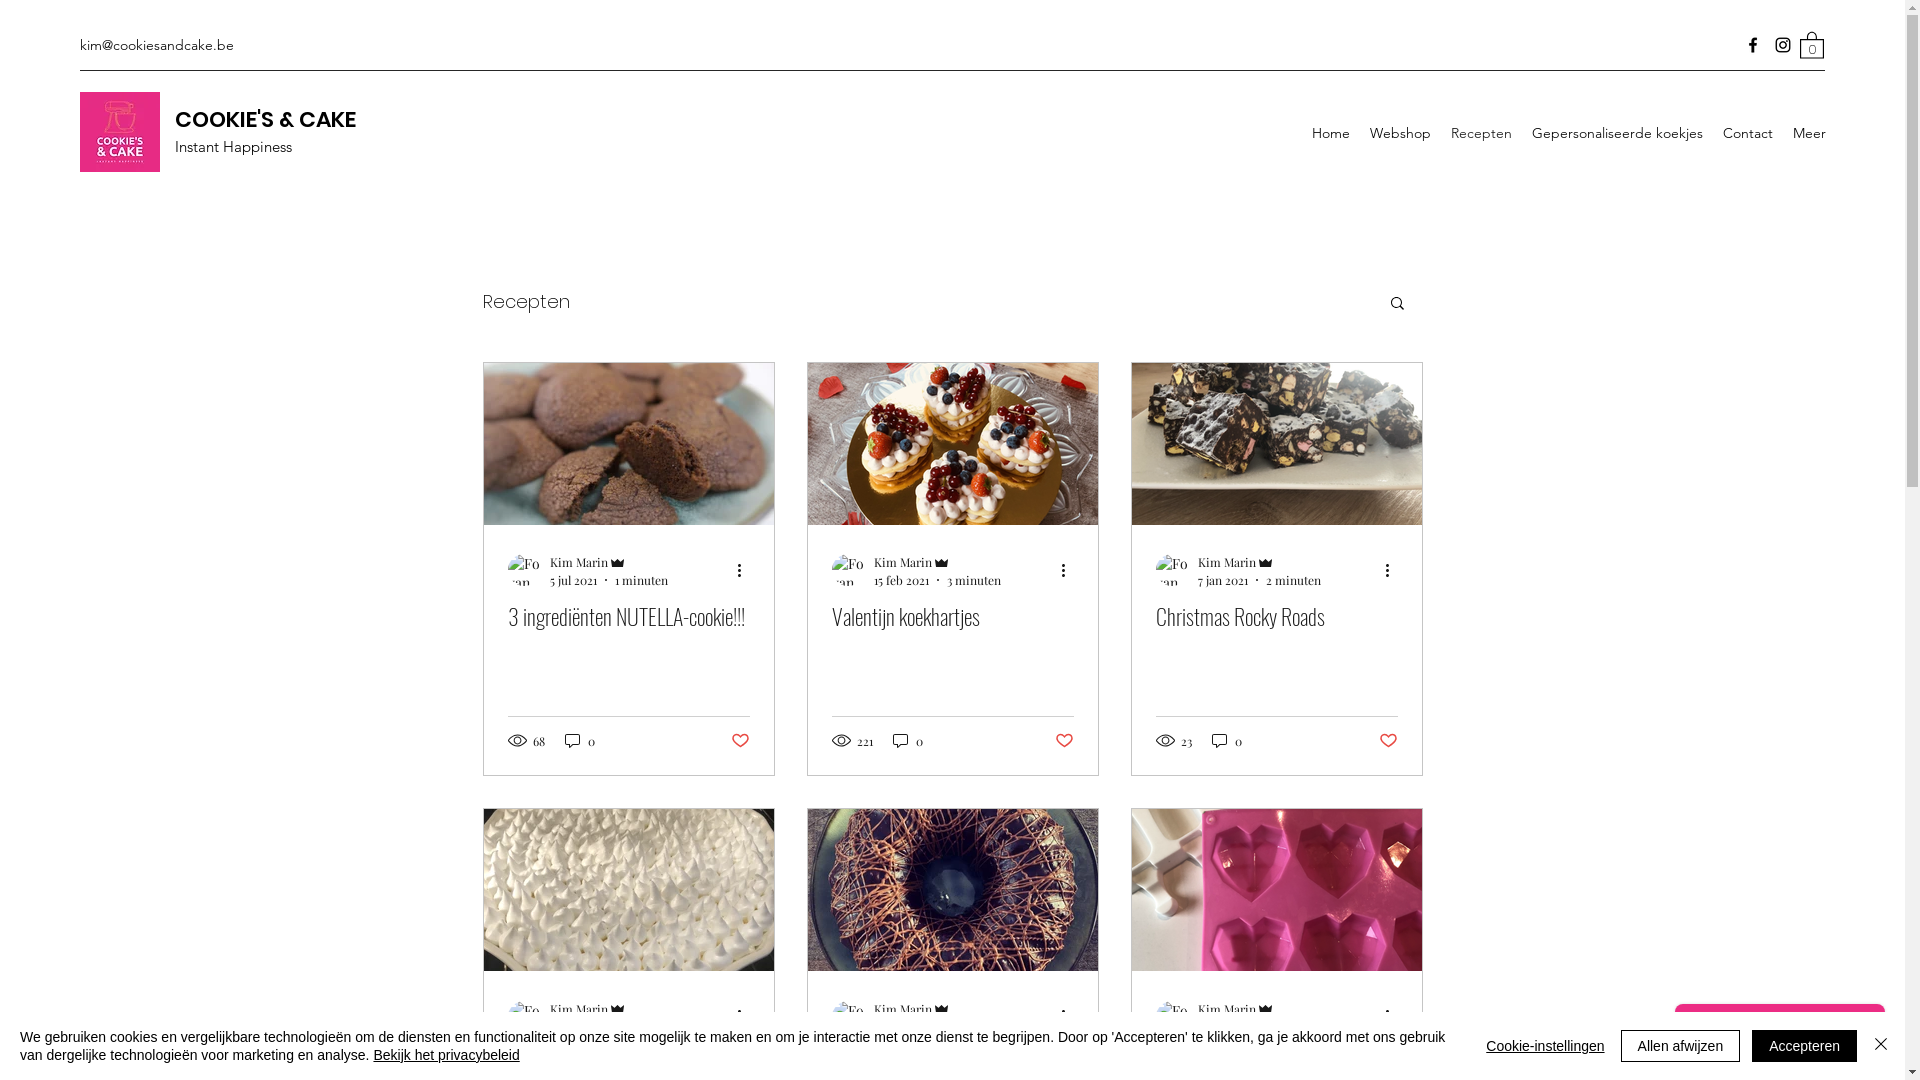 Image resolution: width=1920 pixels, height=1080 pixels. Describe the element at coordinates (906, 740) in the screenshot. I see `'0'` at that location.